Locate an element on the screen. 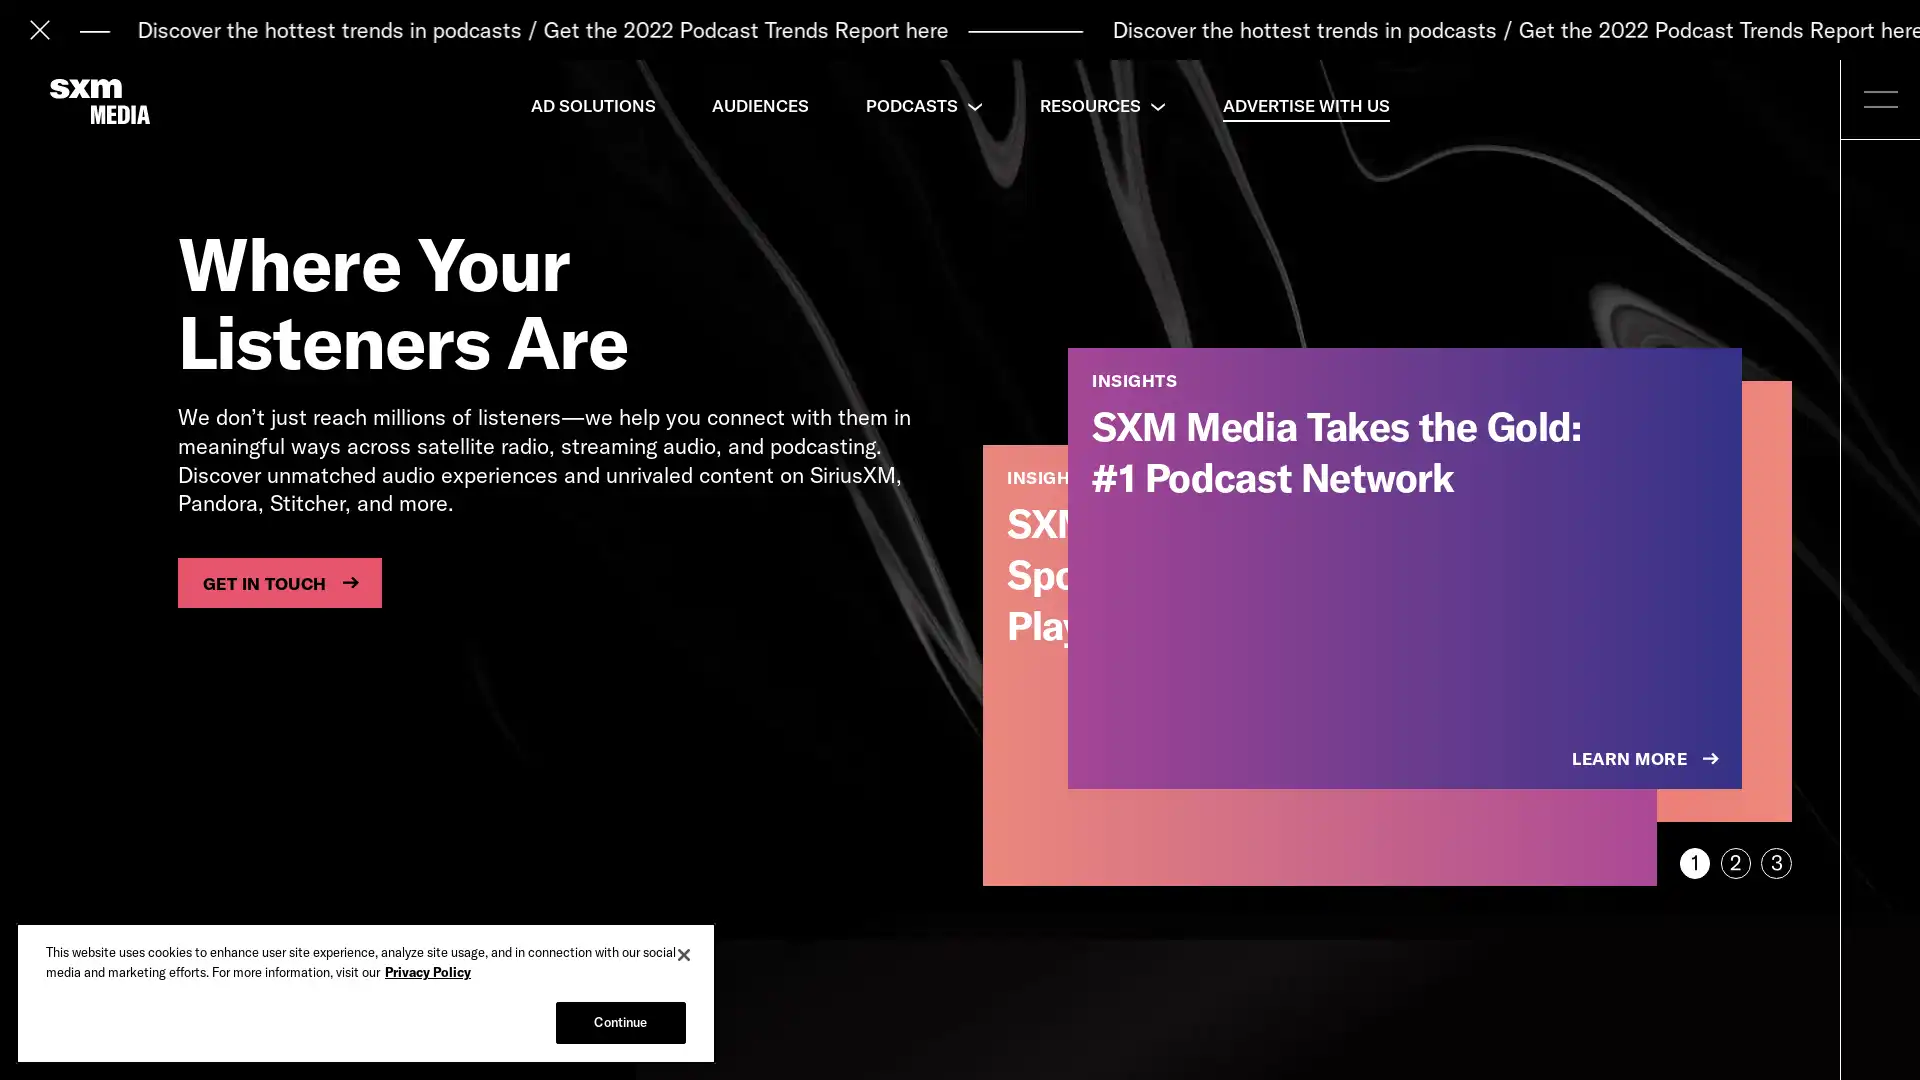  1 is located at coordinates (1693, 862).